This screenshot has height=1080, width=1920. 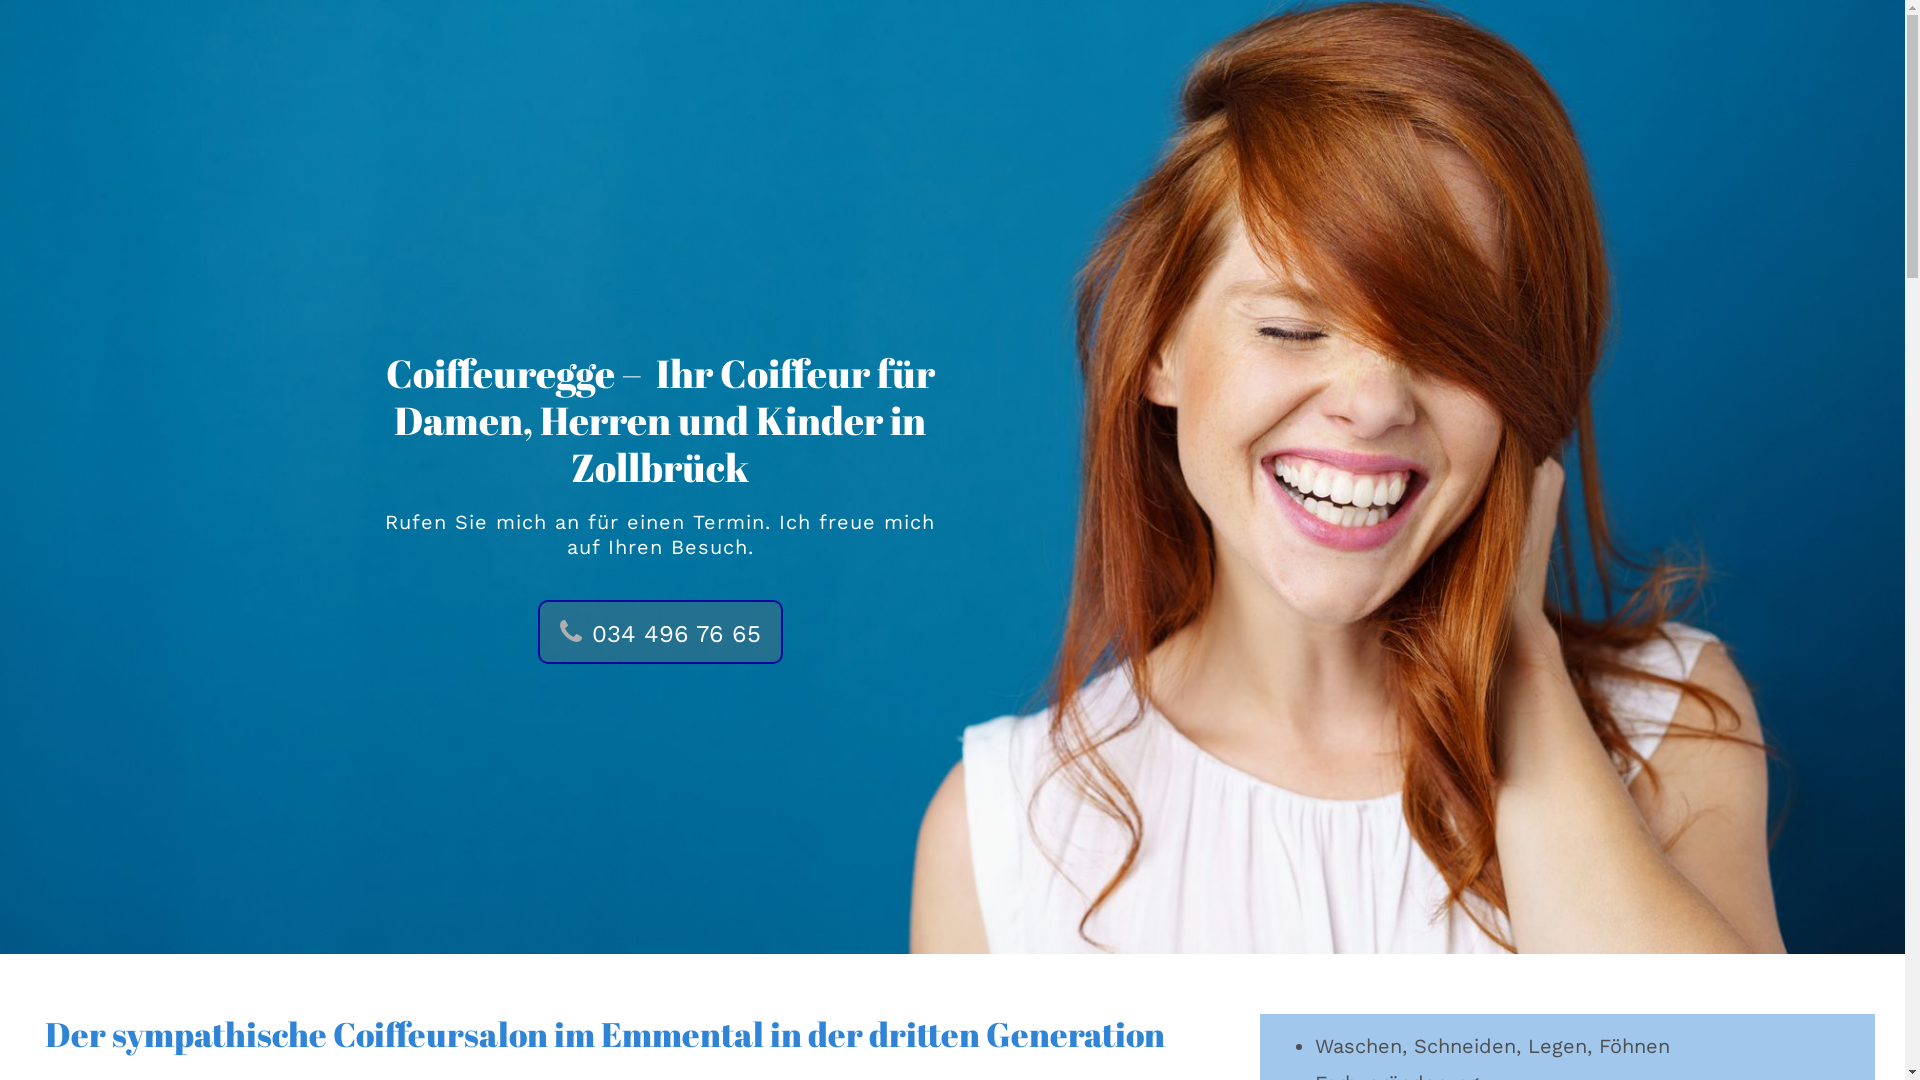 I want to click on '034 496 76 65', so click(x=660, y=632).